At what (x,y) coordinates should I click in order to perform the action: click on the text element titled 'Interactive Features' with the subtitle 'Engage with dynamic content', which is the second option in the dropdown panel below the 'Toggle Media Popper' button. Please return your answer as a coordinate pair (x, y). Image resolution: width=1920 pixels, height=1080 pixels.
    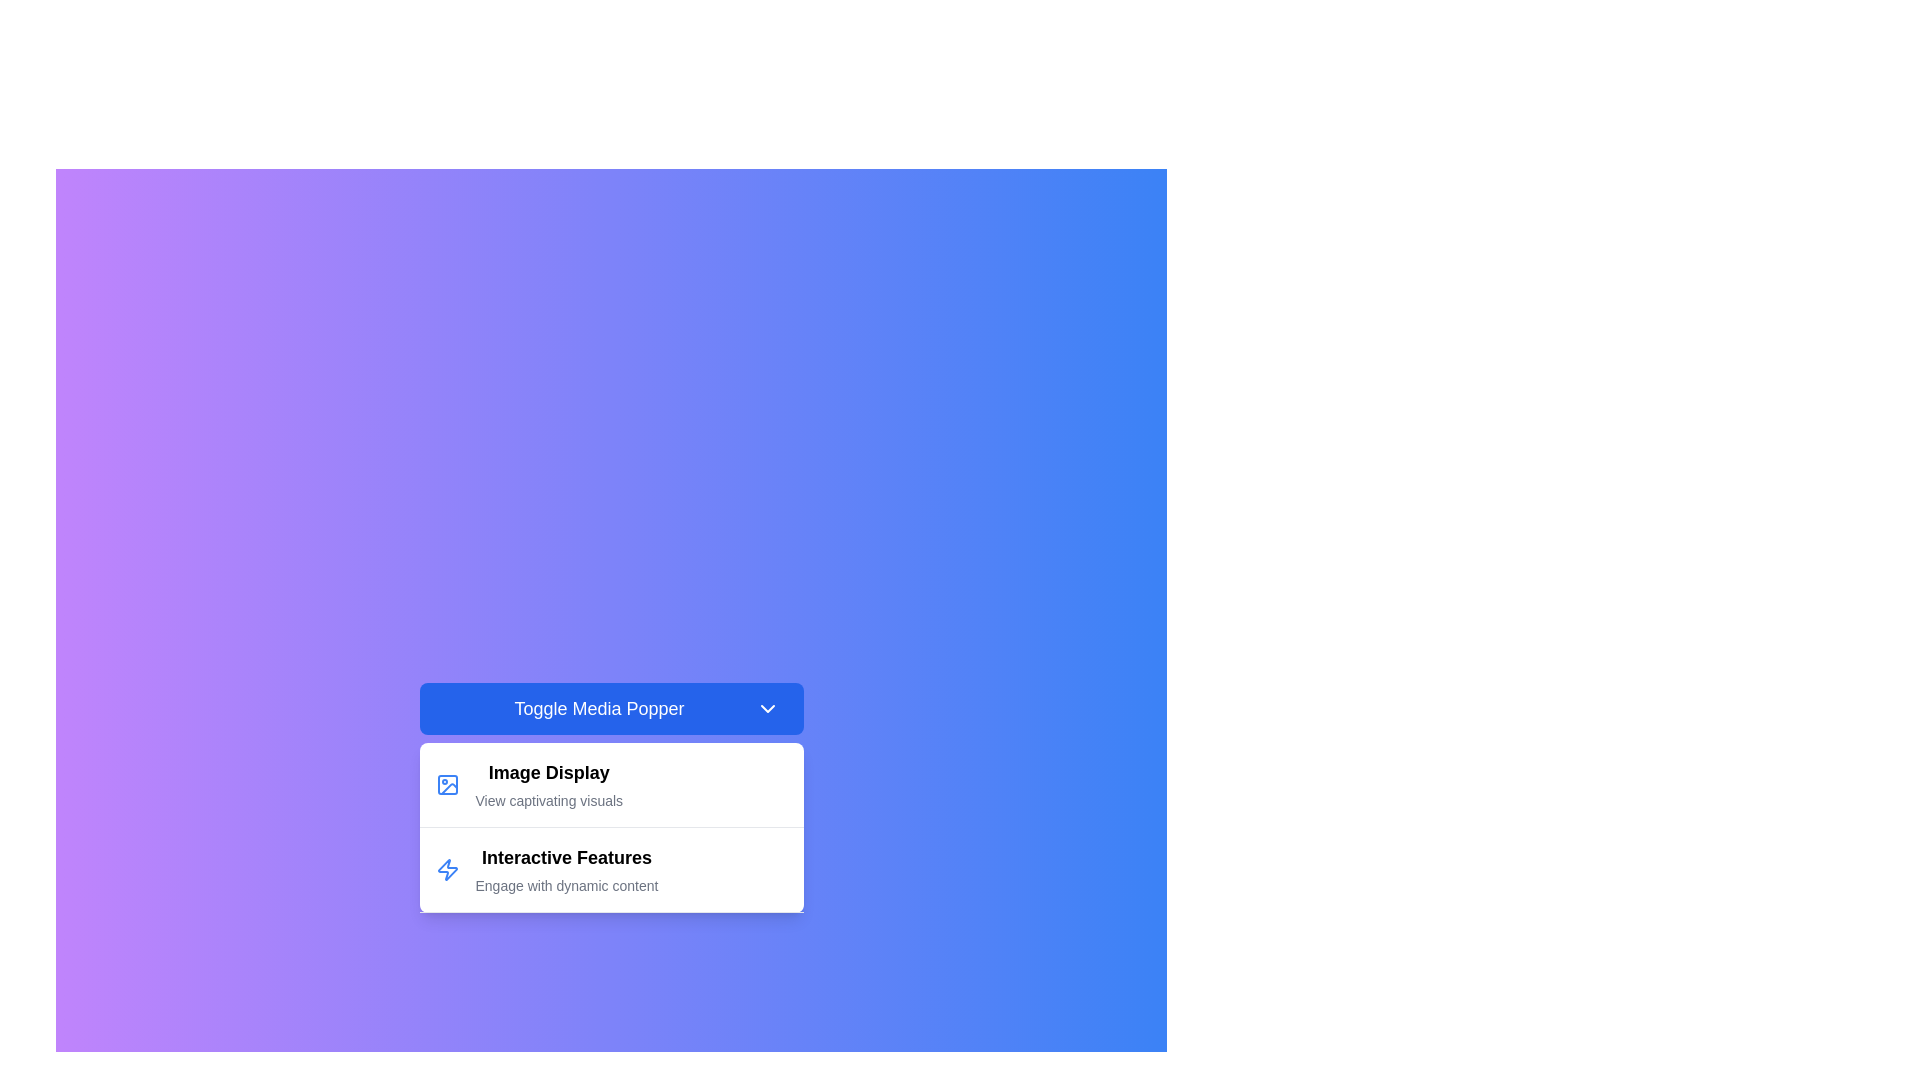
    Looking at the image, I should click on (565, 869).